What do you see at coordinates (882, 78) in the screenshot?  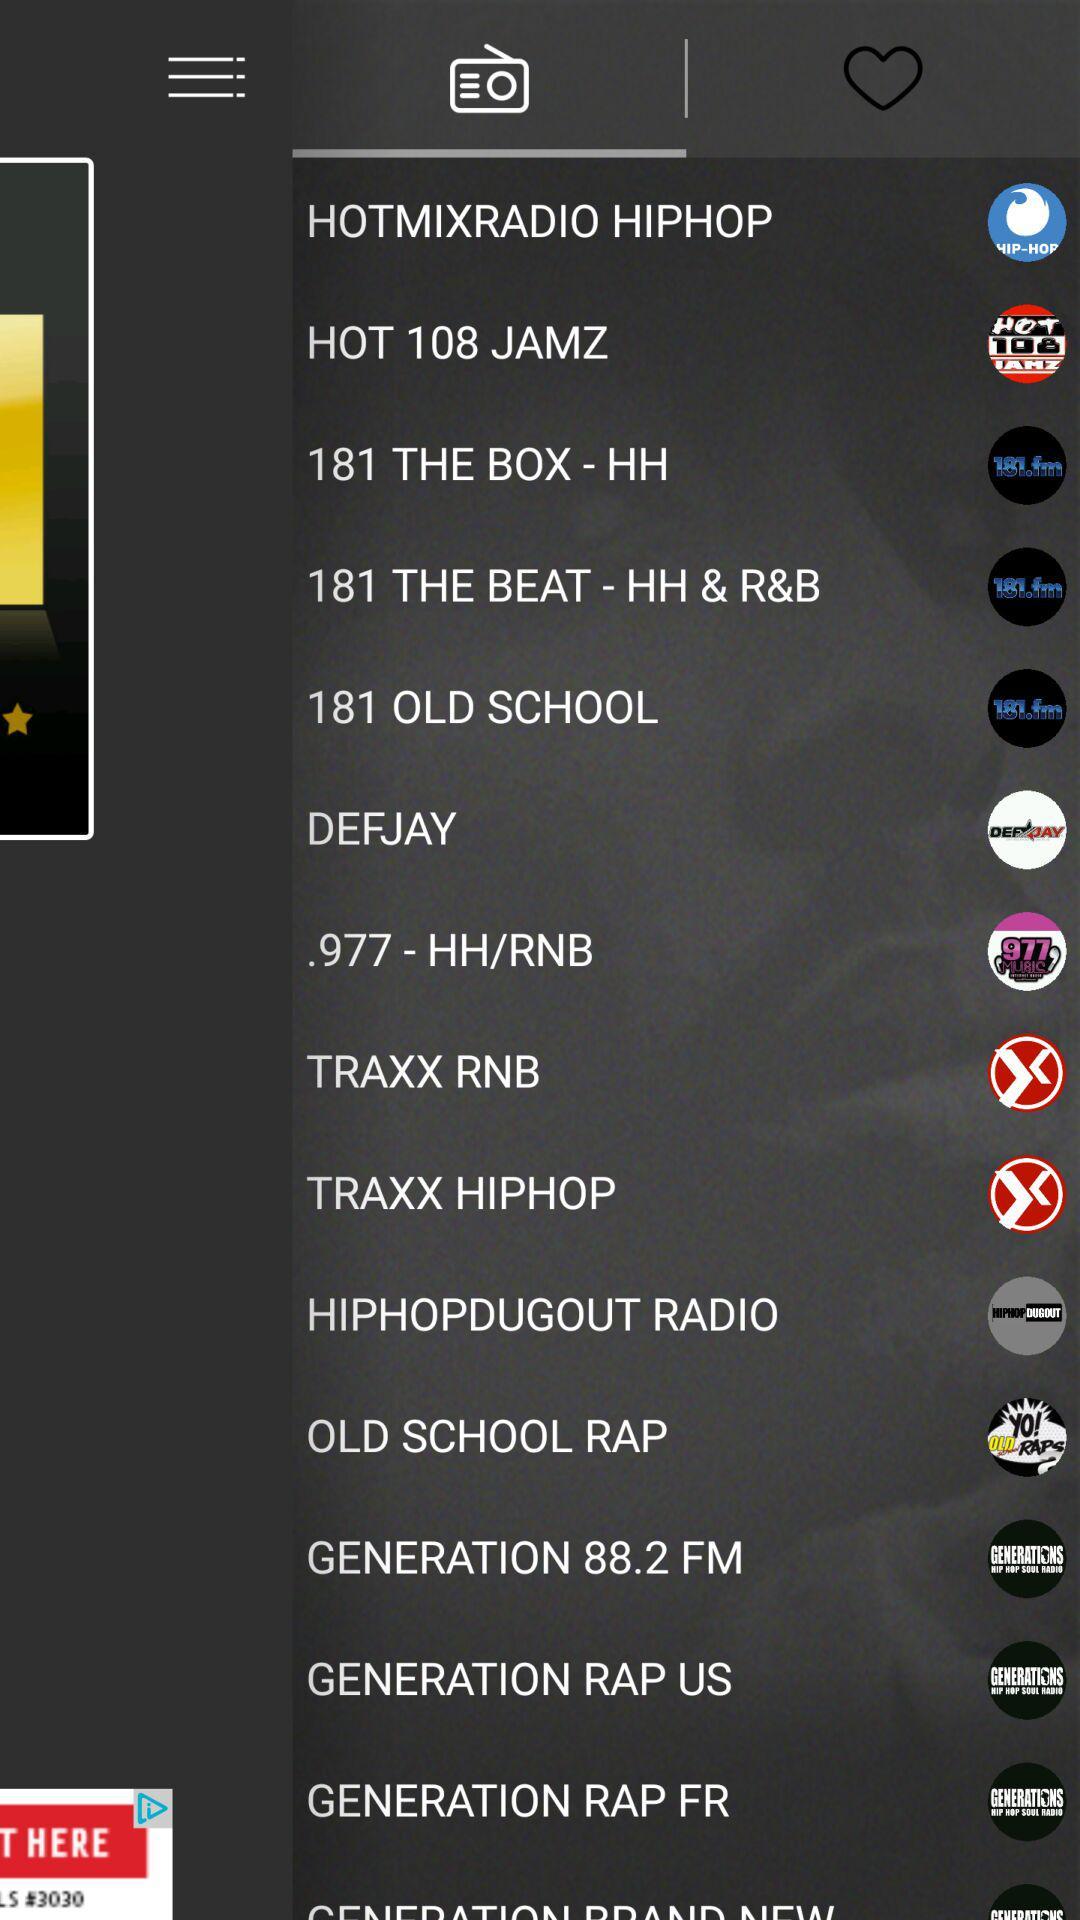 I see `the favorite icon` at bounding box center [882, 78].